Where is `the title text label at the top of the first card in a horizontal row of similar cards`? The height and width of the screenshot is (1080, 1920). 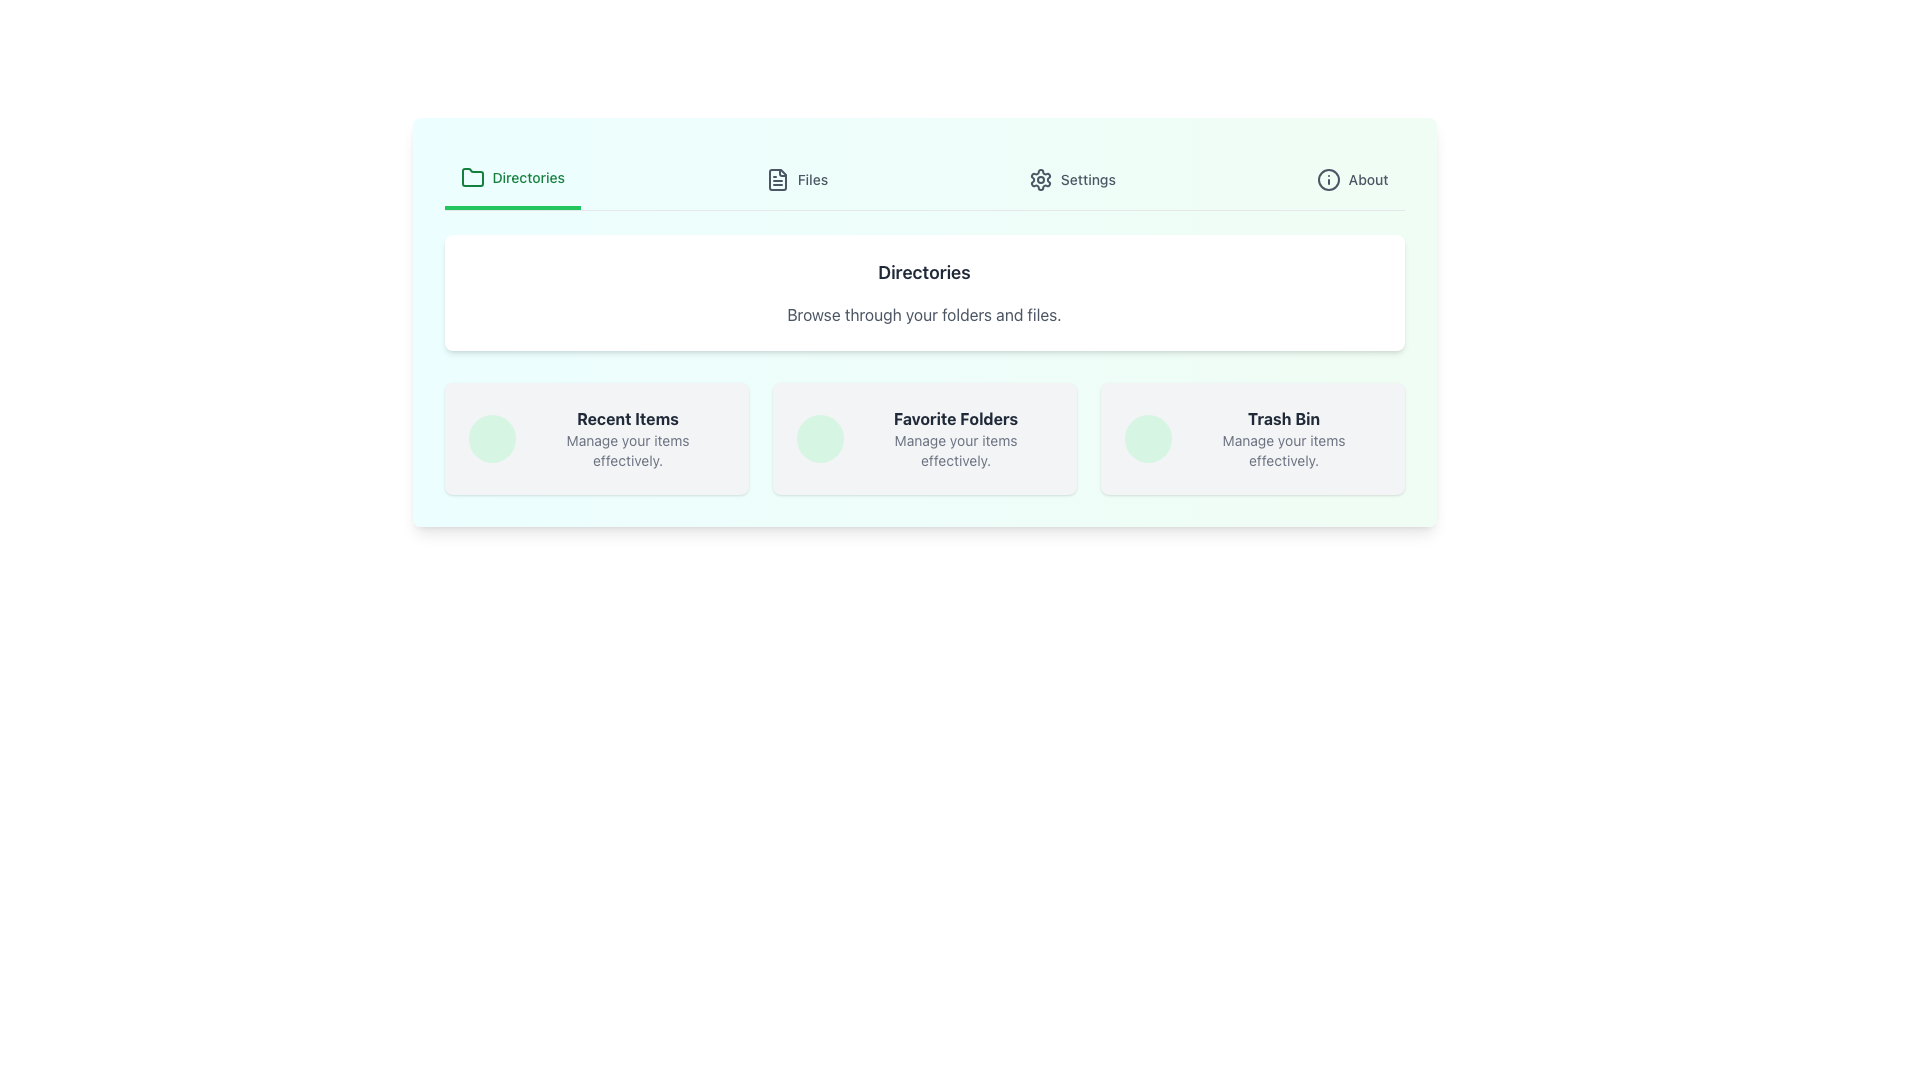
the title text label at the top of the first card in a horizontal row of similar cards is located at coordinates (627, 418).